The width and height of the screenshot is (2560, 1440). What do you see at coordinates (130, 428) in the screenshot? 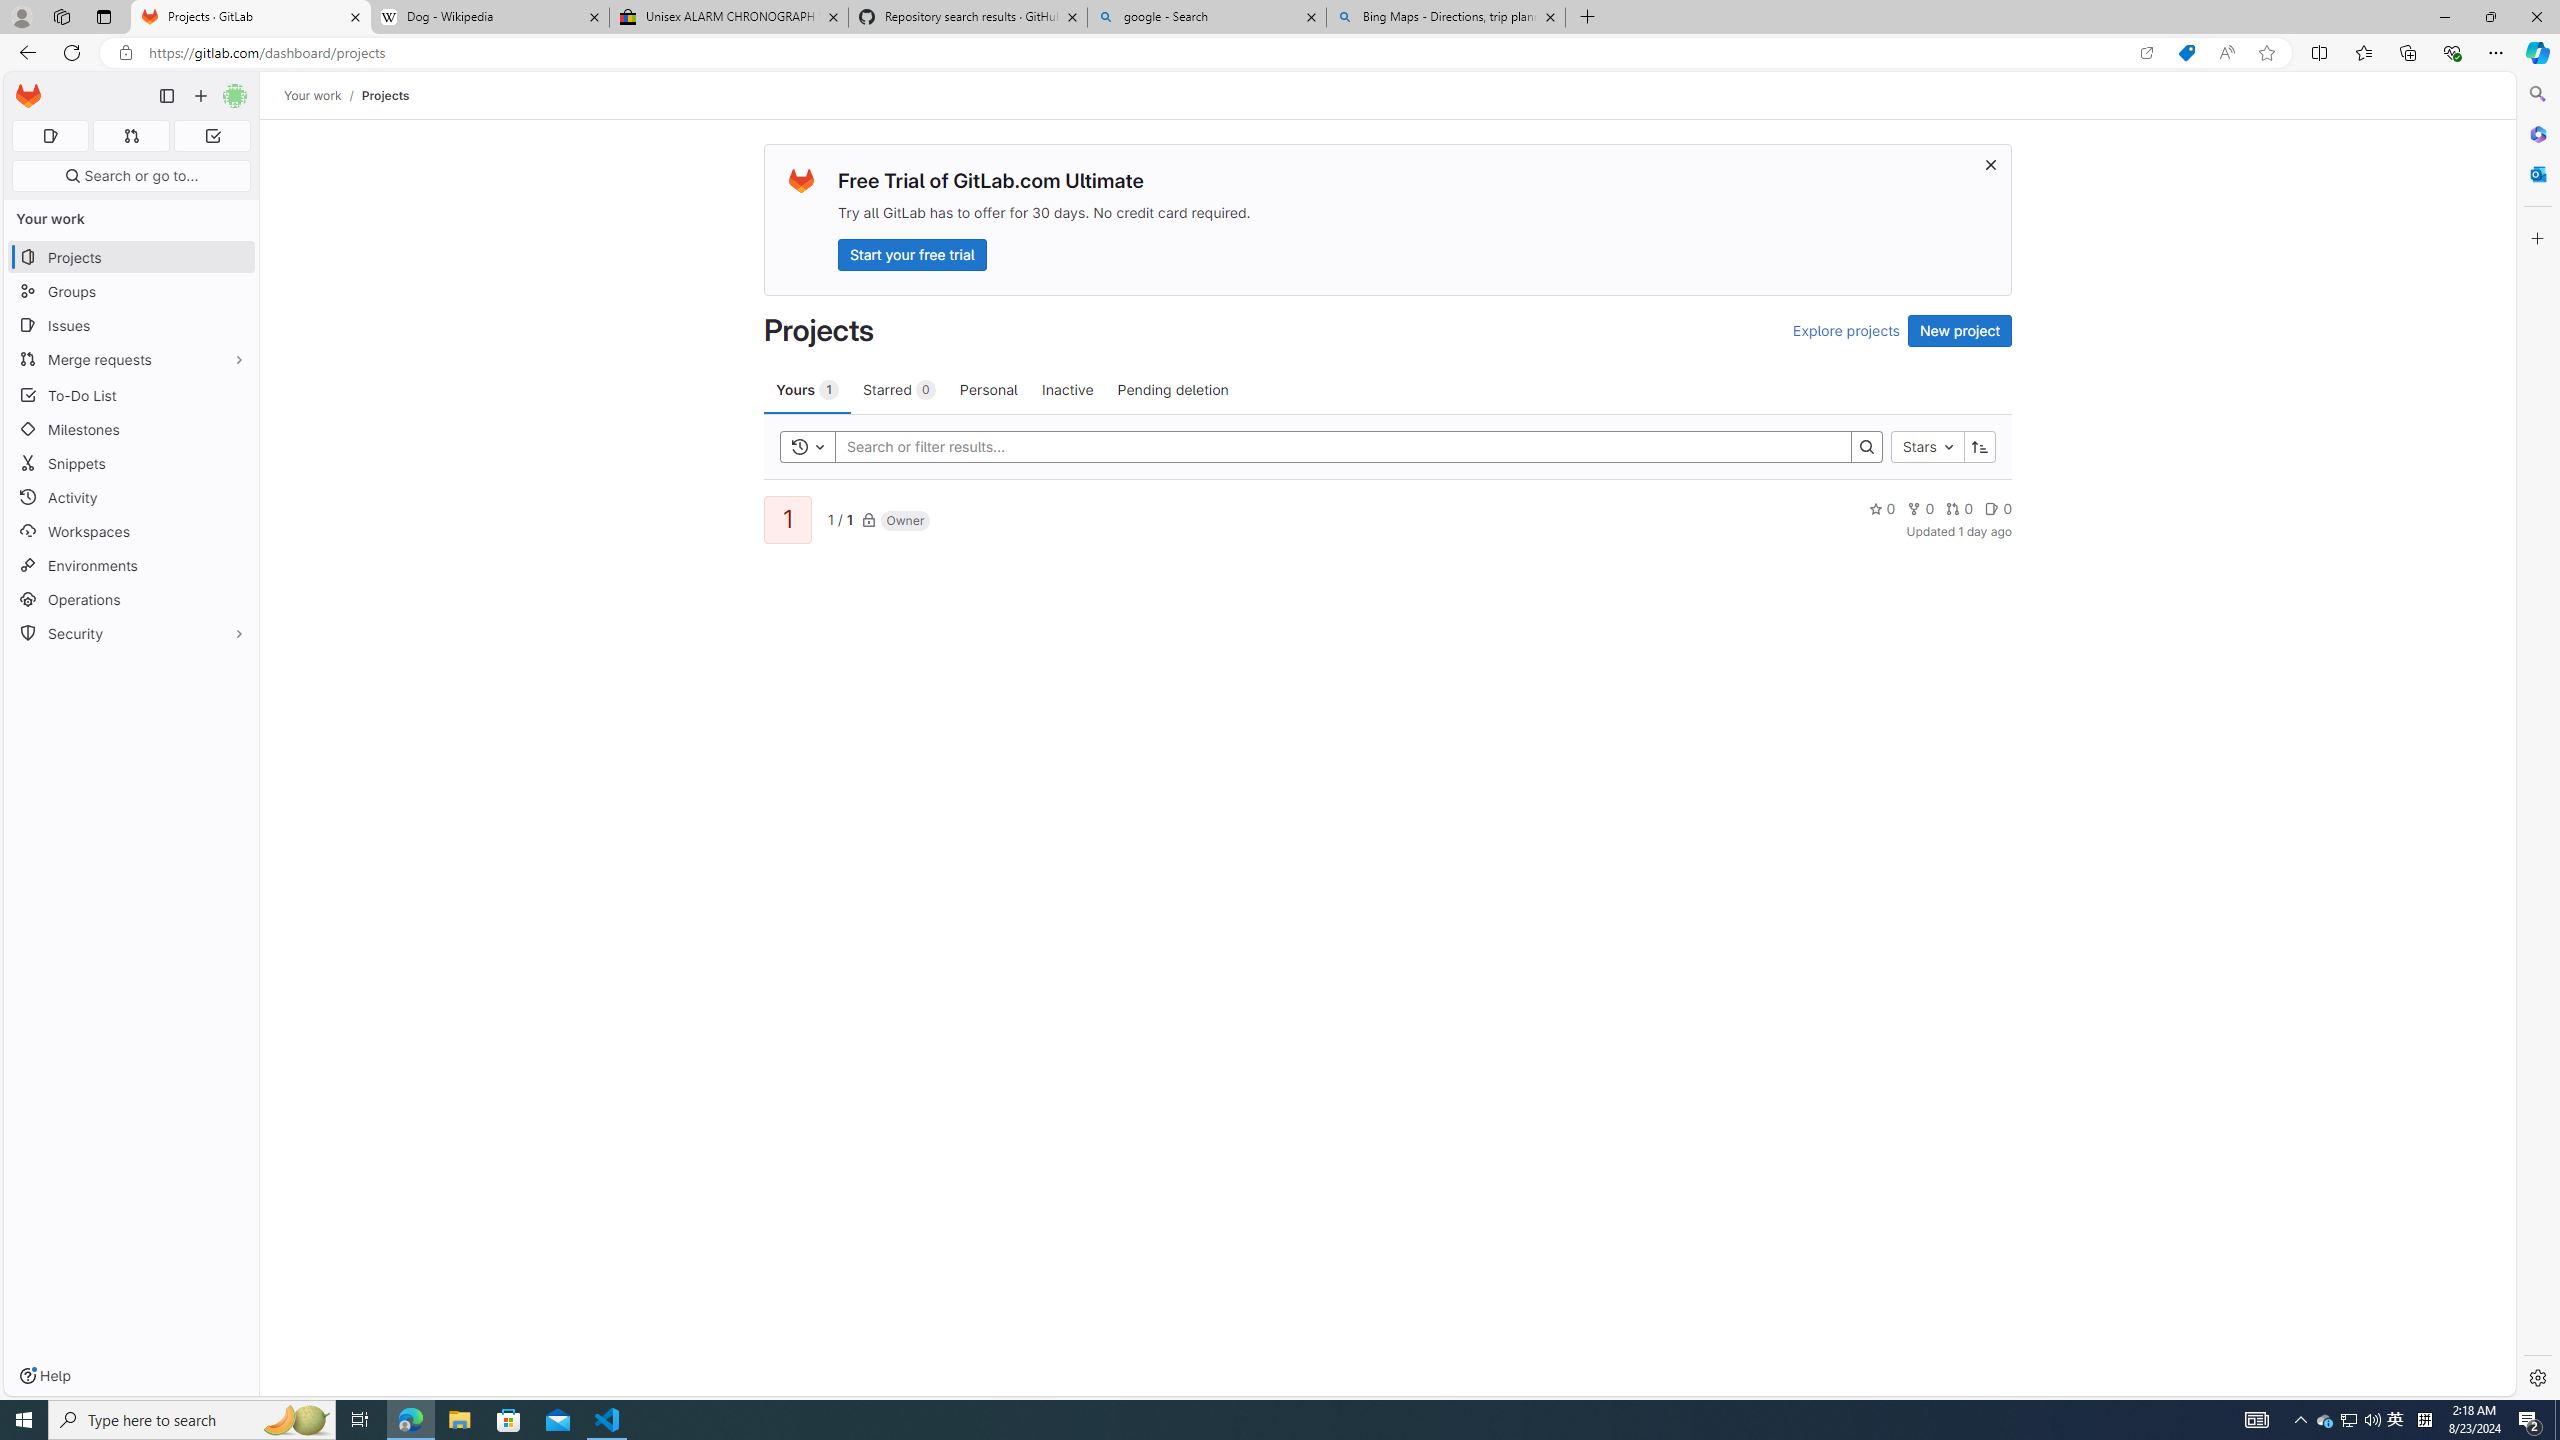
I see `'Milestones'` at bounding box center [130, 428].